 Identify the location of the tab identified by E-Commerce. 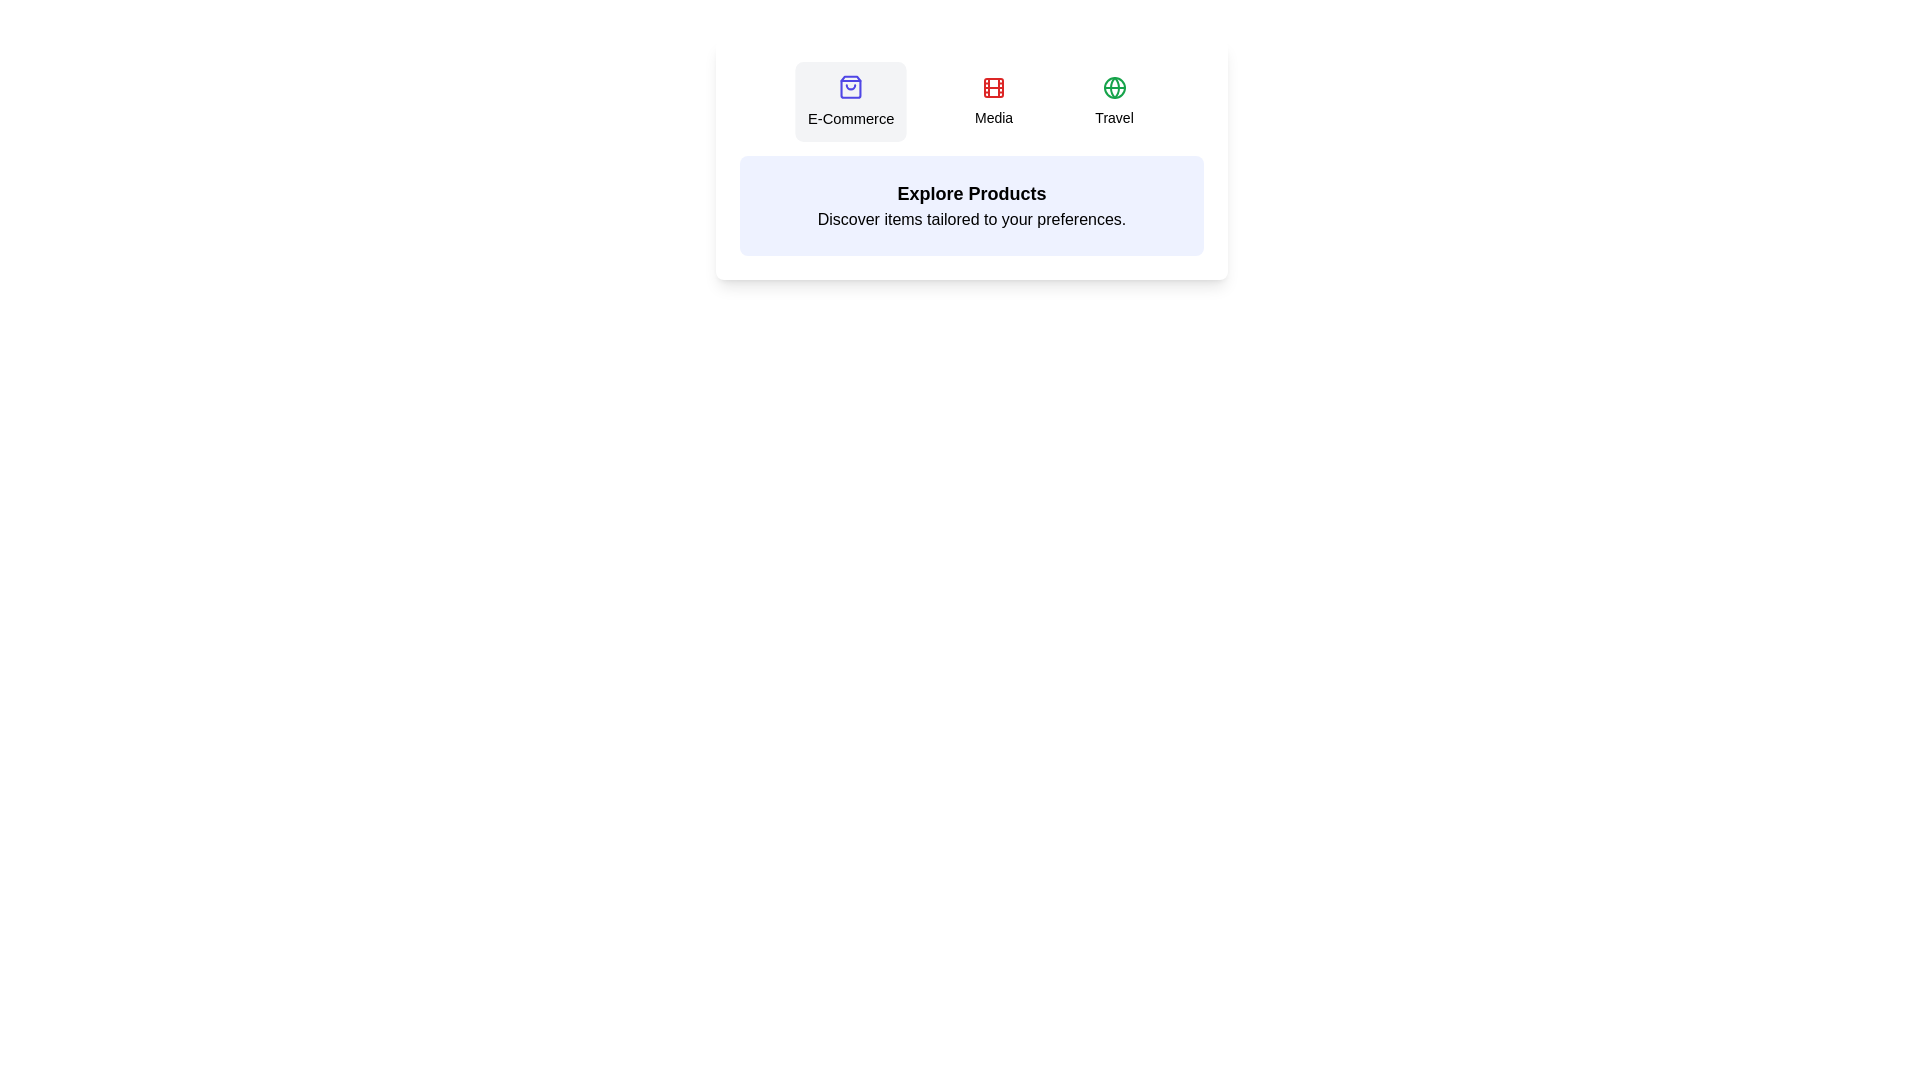
(851, 101).